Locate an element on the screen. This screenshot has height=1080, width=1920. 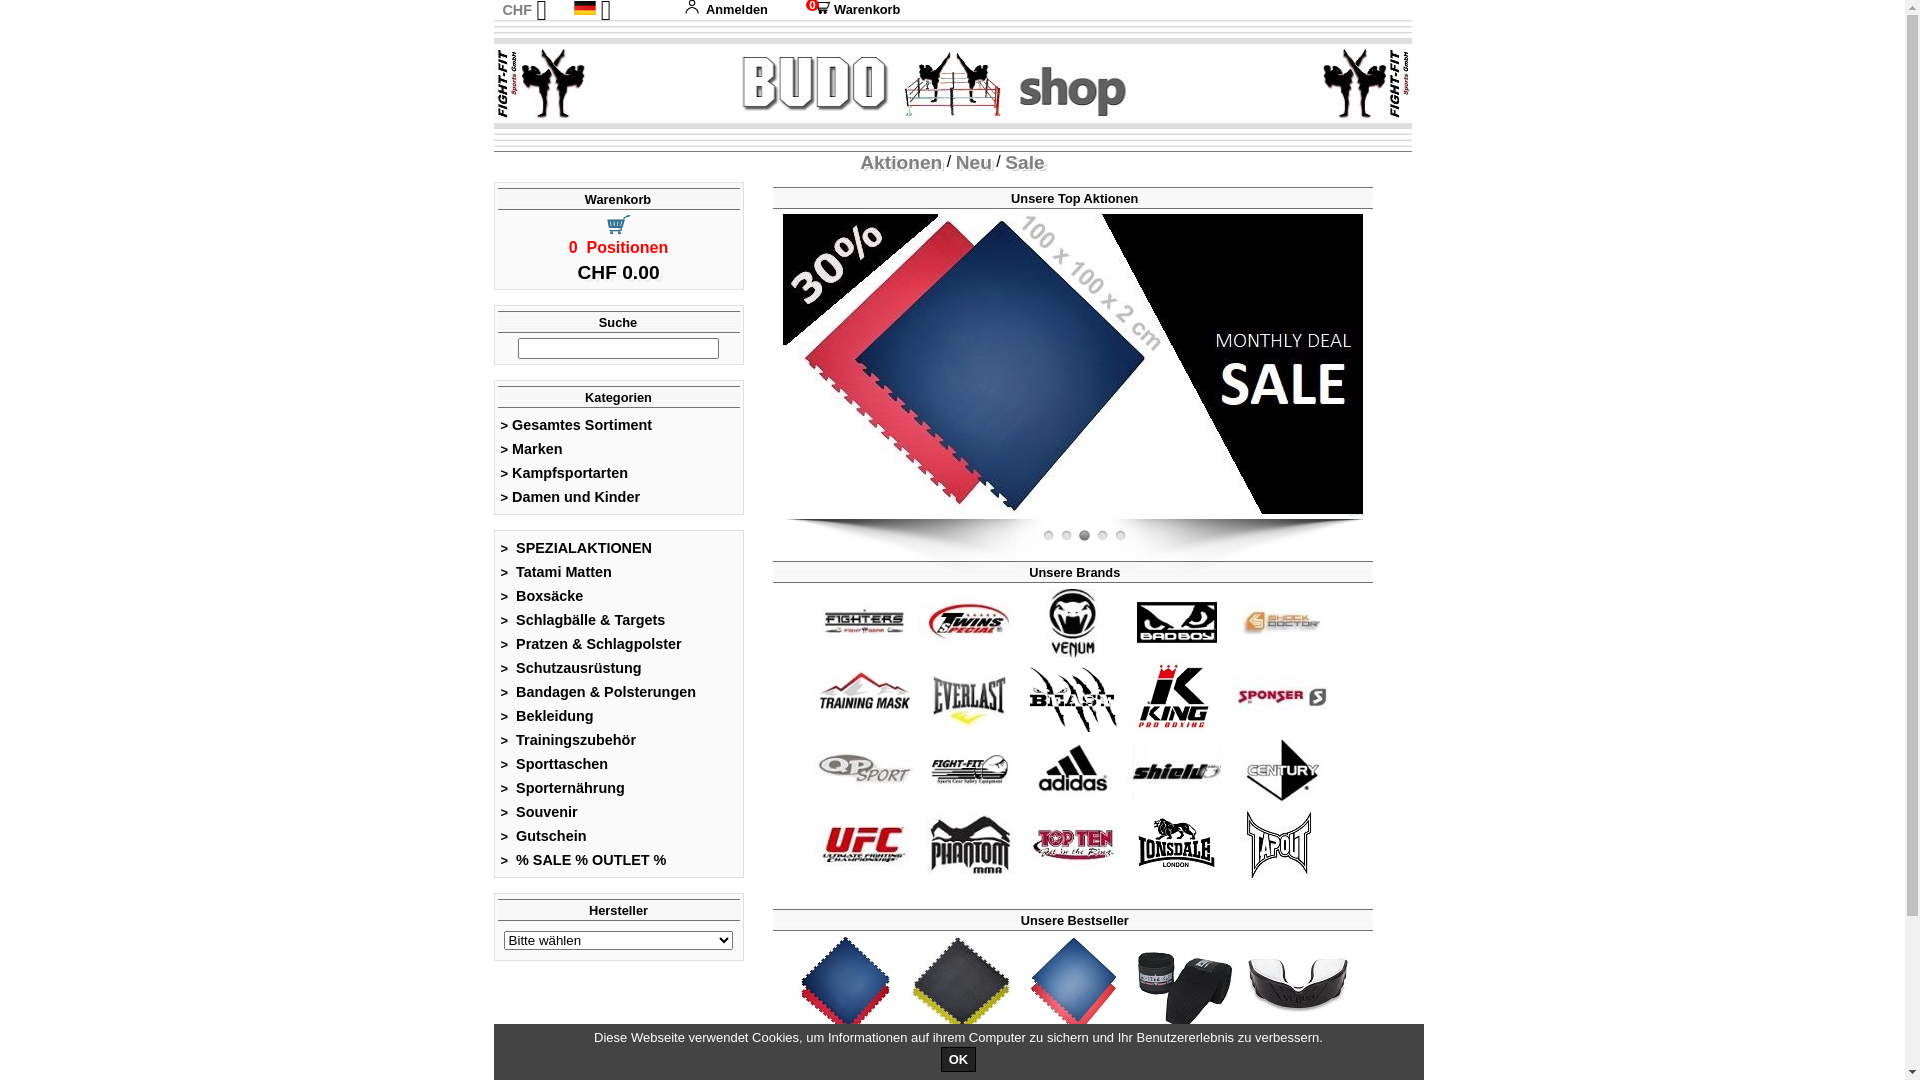
'> Marken' is located at coordinates (531, 447).